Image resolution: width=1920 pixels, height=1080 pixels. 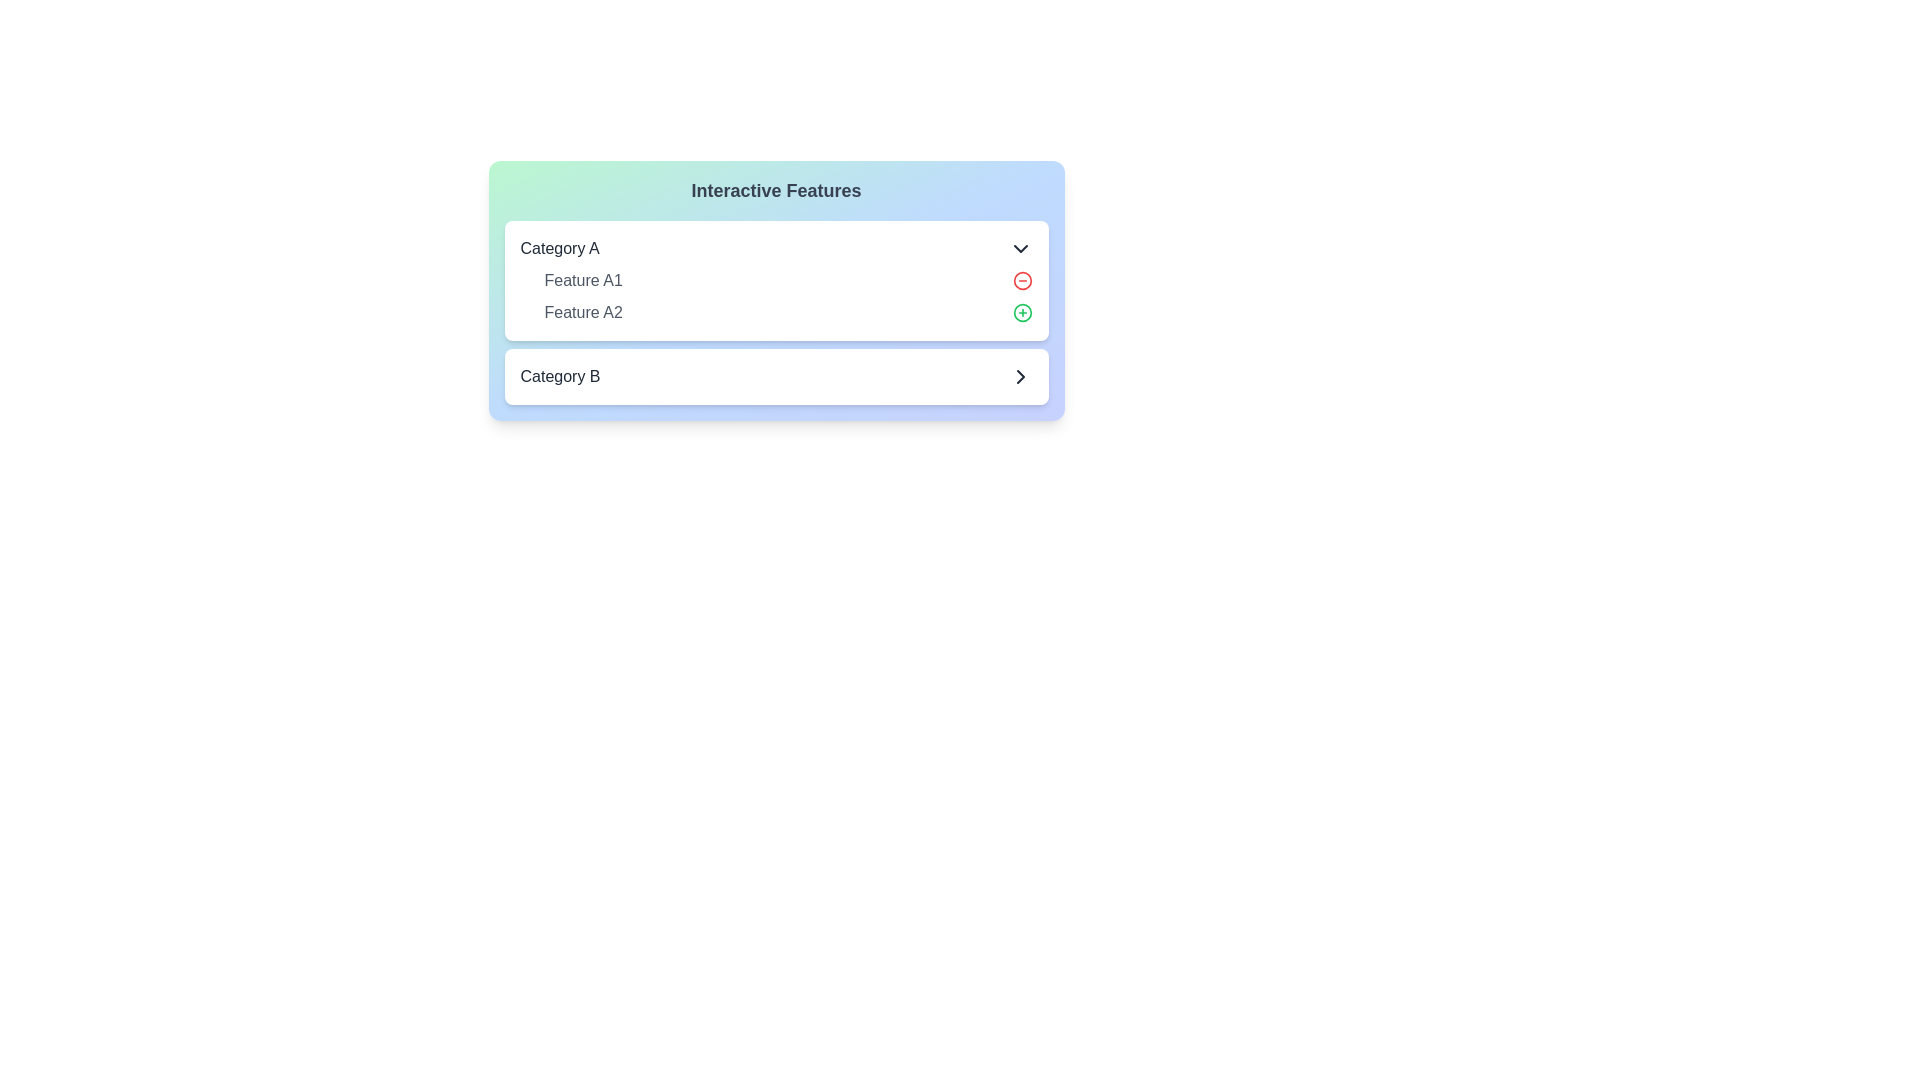 I want to click on the right-pointing chevron icon located to the right of the 'Category A' text, so click(x=1020, y=248).